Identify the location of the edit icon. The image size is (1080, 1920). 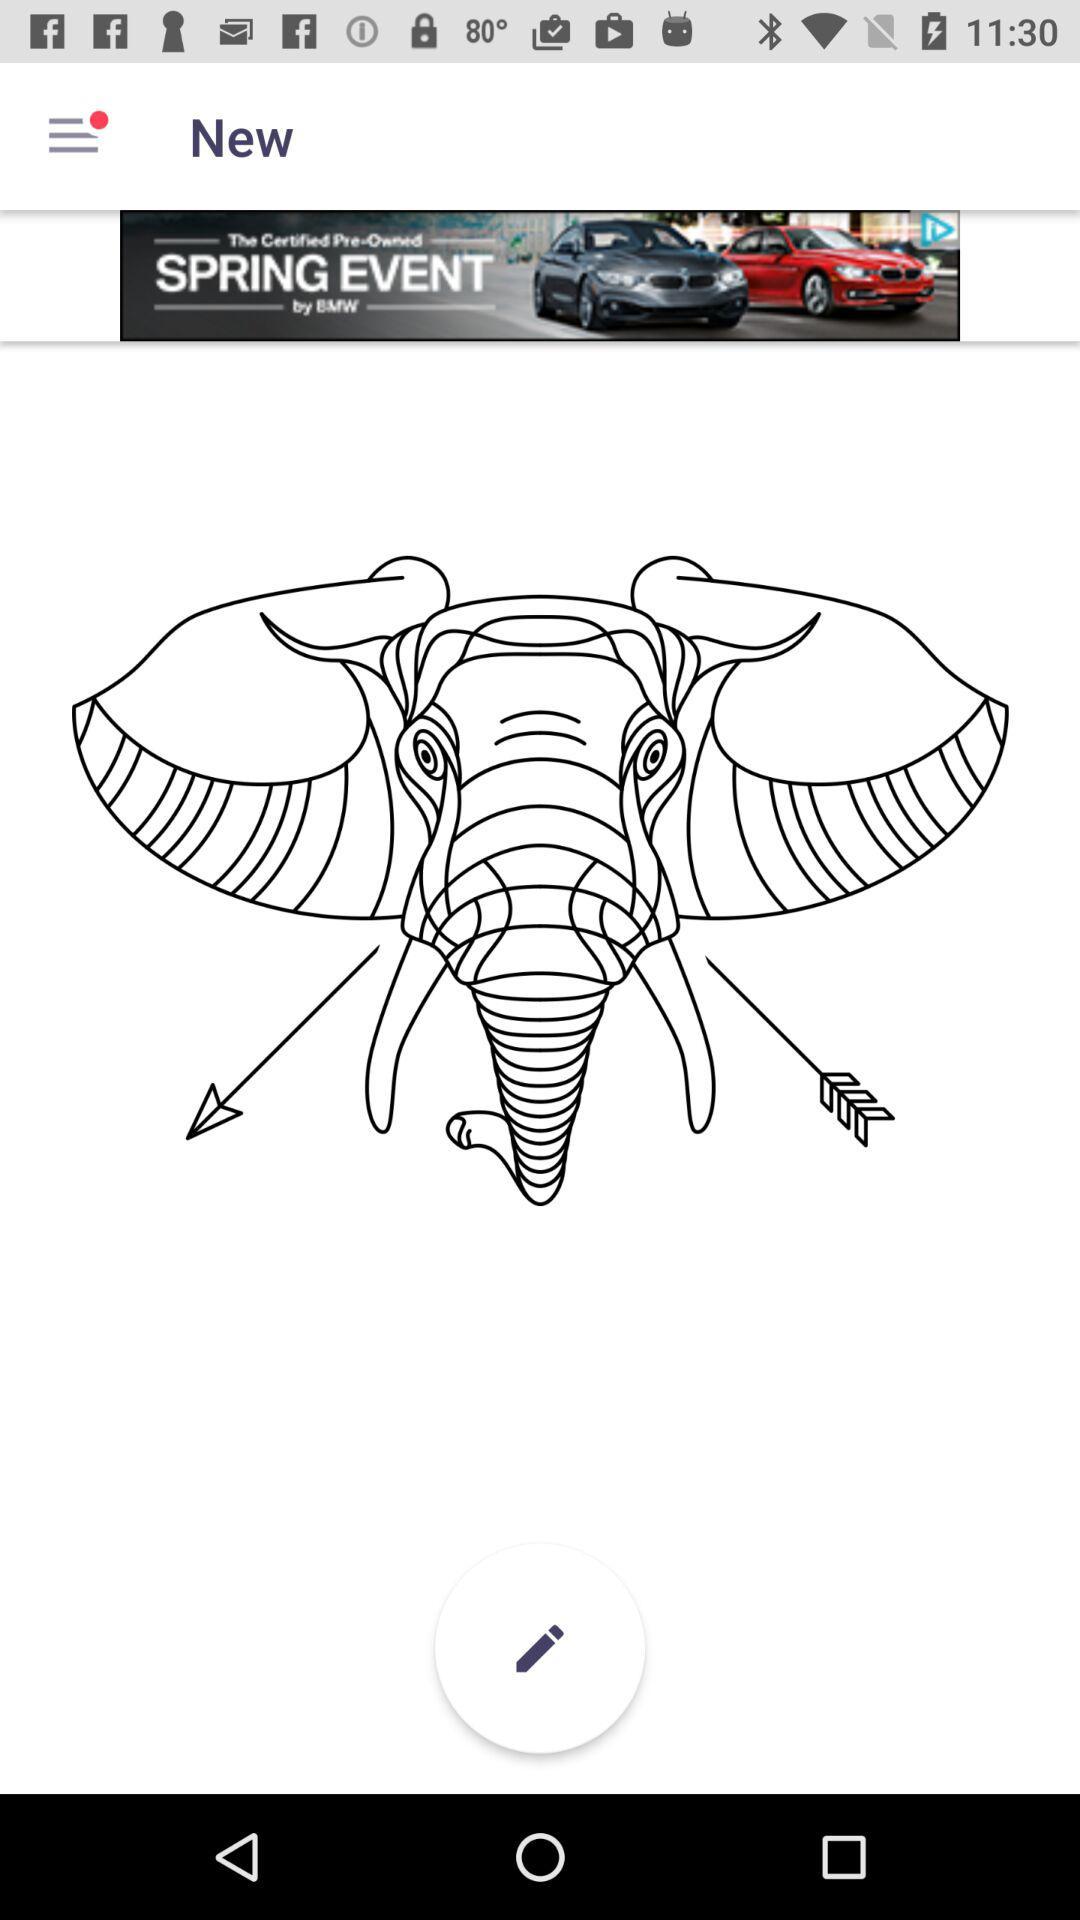
(540, 1648).